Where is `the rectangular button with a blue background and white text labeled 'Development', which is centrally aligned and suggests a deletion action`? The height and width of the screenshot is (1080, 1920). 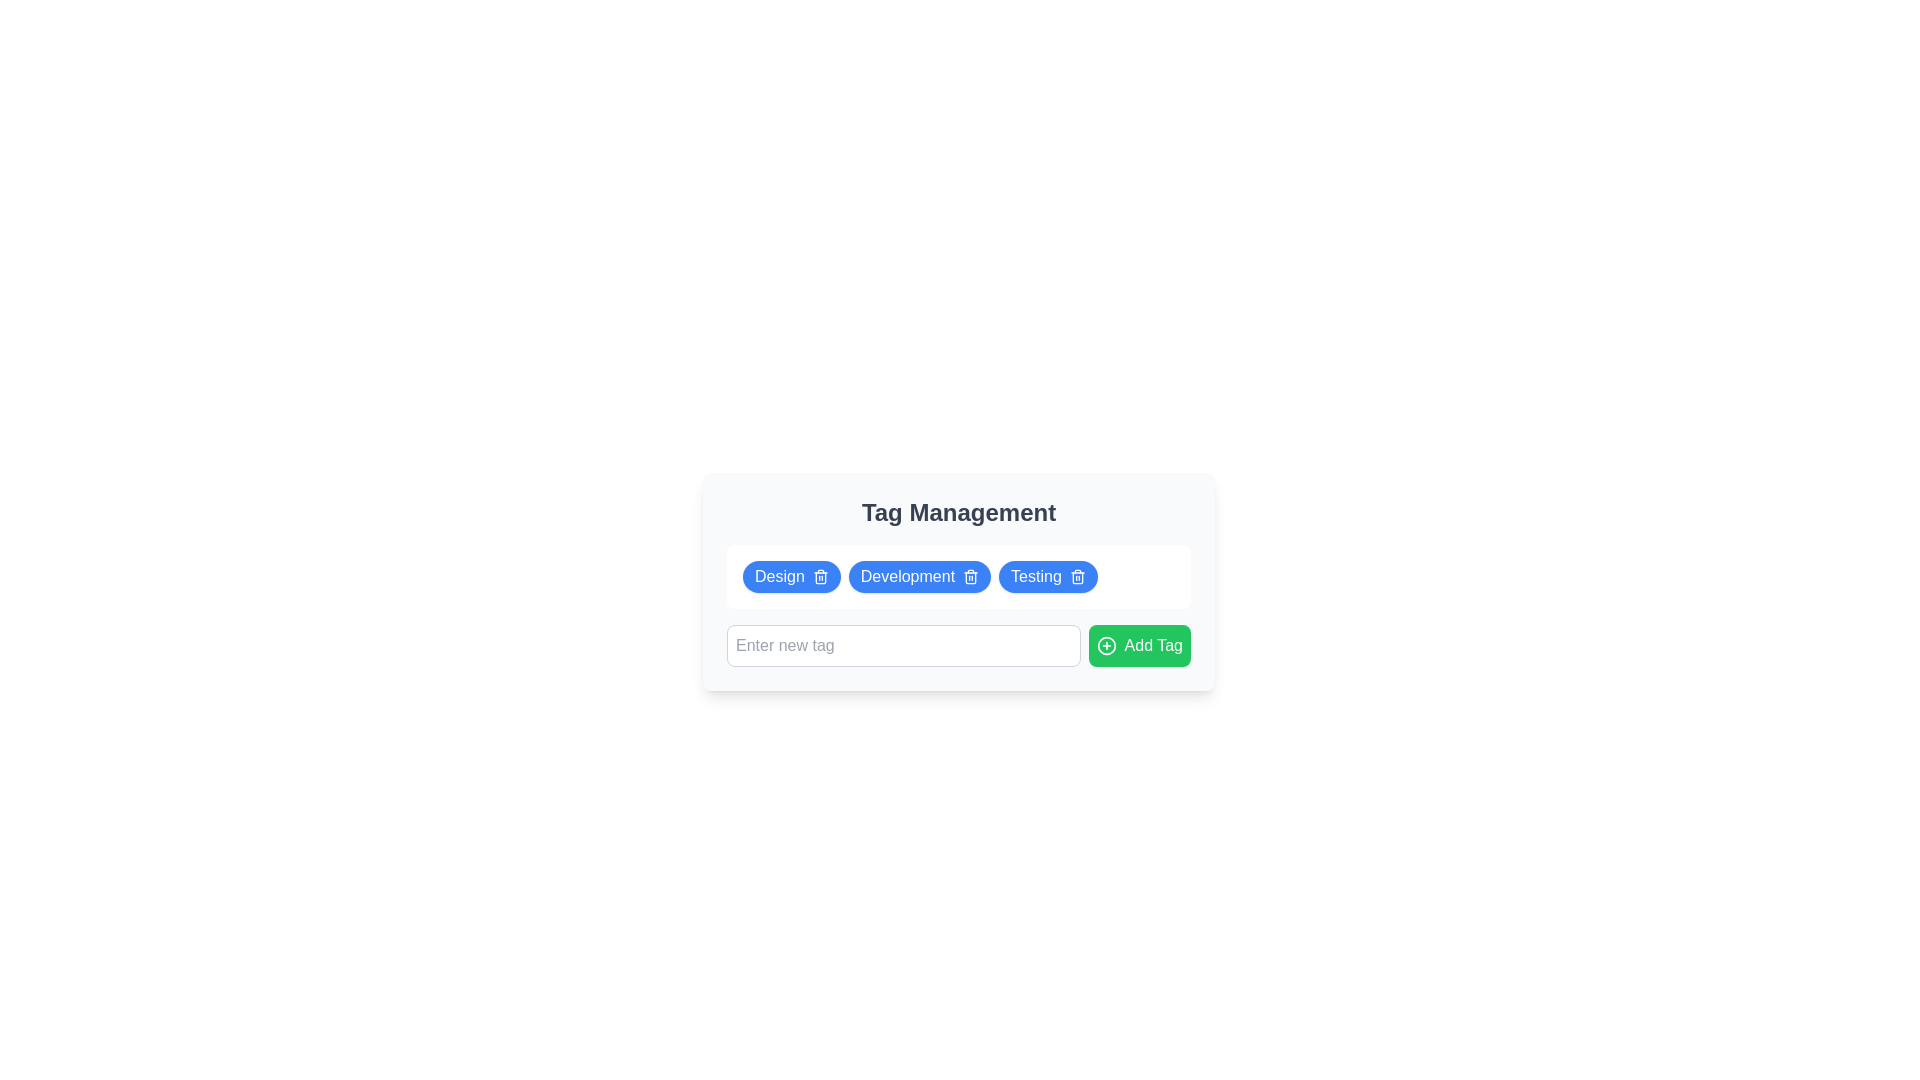
the rectangular button with a blue background and white text labeled 'Development', which is centrally aligned and suggests a deletion action is located at coordinates (918, 577).